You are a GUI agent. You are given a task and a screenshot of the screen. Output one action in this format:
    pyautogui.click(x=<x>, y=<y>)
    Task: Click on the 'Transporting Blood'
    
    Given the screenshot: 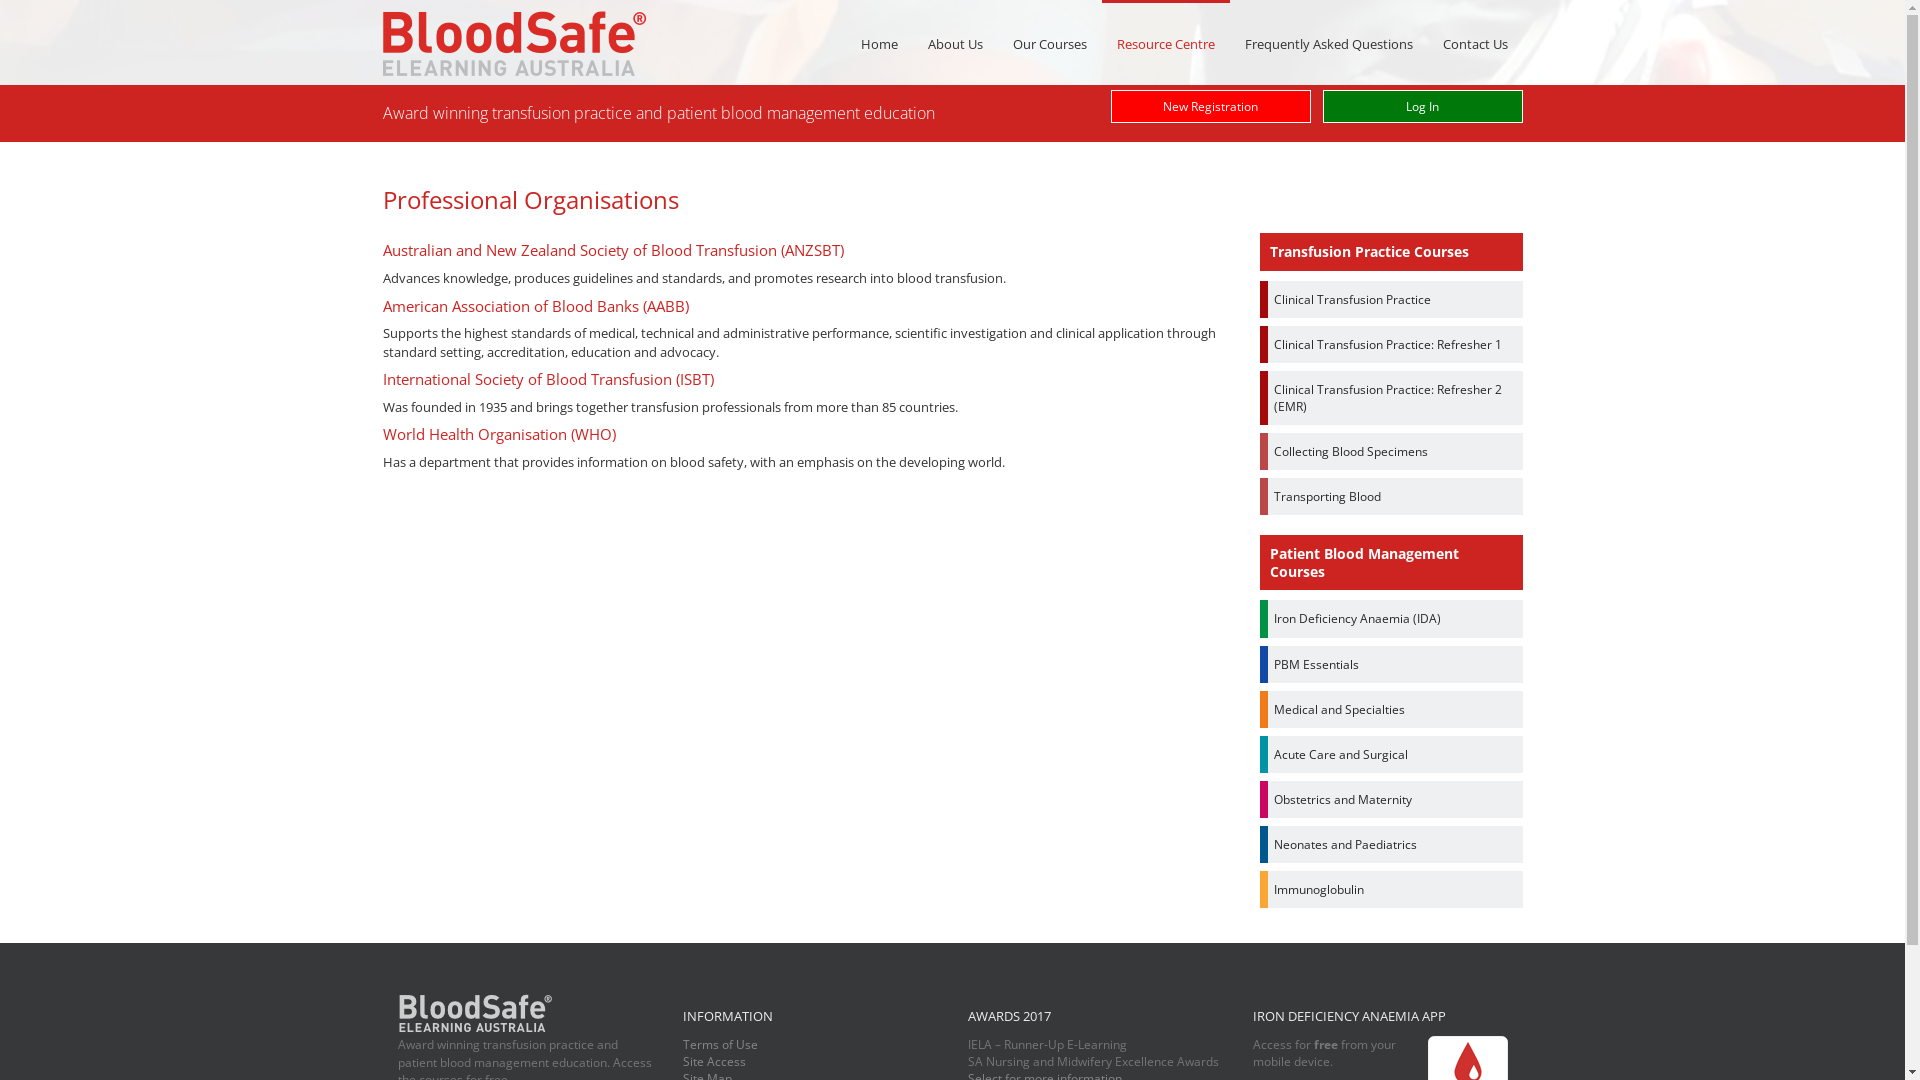 What is the action you would take?
    pyautogui.click(x=1390, y=495)
    